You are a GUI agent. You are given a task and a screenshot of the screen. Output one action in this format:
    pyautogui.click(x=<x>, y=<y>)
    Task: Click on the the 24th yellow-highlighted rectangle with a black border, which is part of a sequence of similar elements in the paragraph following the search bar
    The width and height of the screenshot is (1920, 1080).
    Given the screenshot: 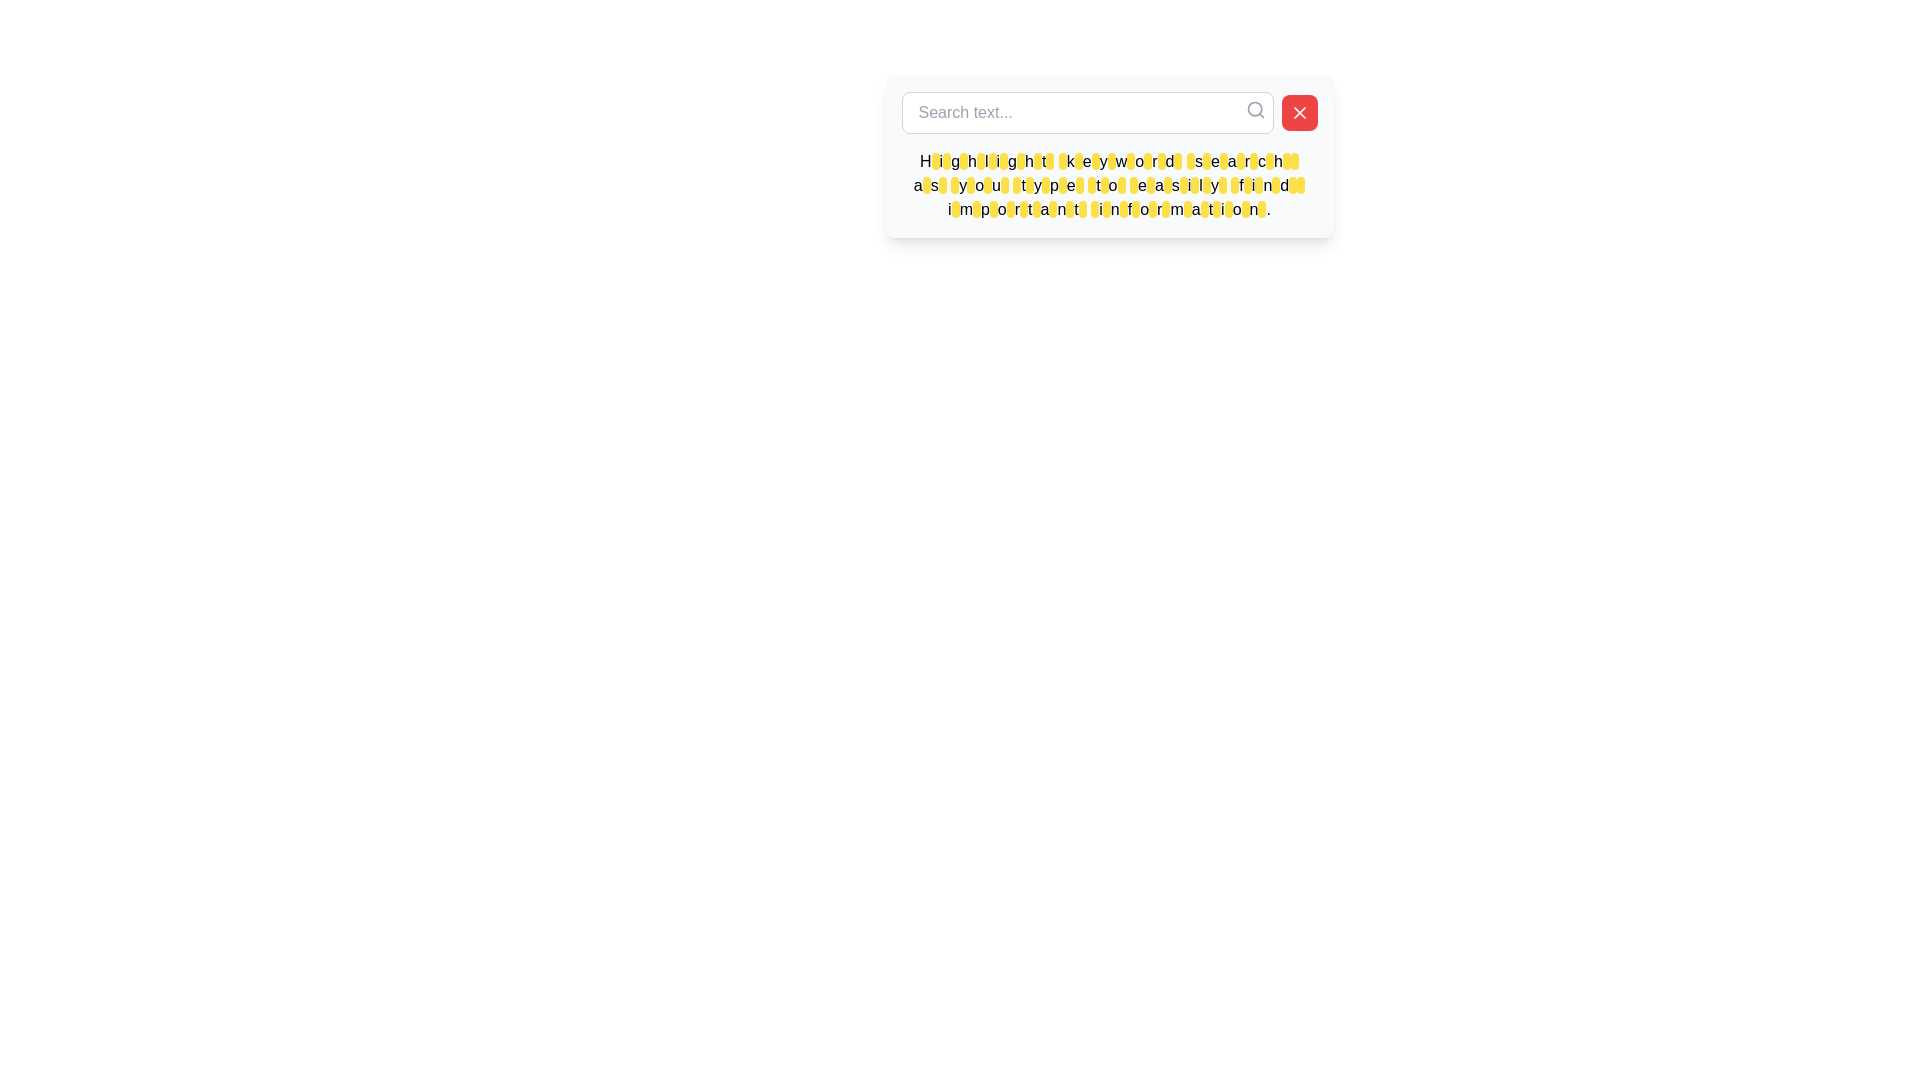 What is the action you would take?
    pyautogui.click(x=1269, y=160)
    